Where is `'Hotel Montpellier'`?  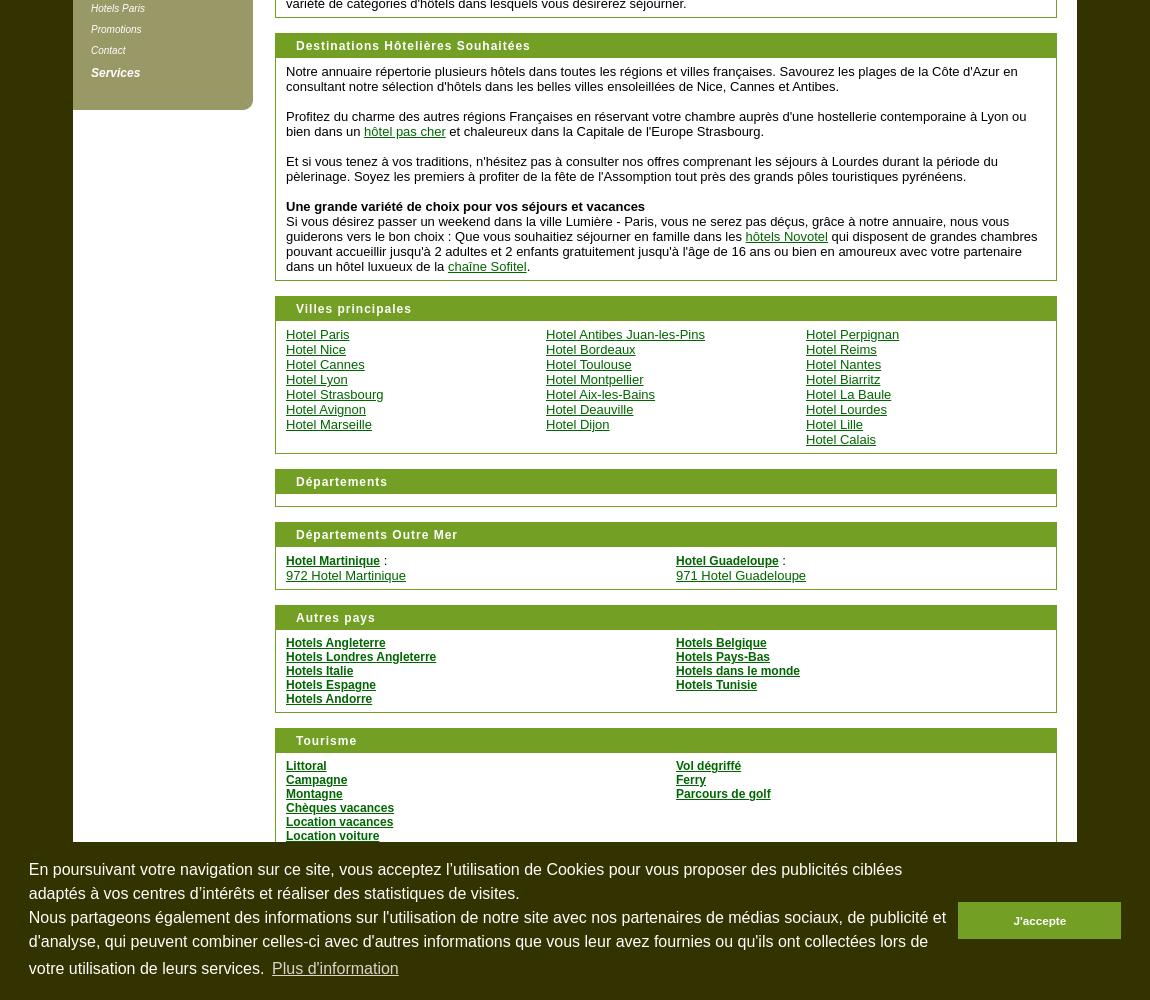
'Hotel Montpellier' is located at coordinates (593, 379).